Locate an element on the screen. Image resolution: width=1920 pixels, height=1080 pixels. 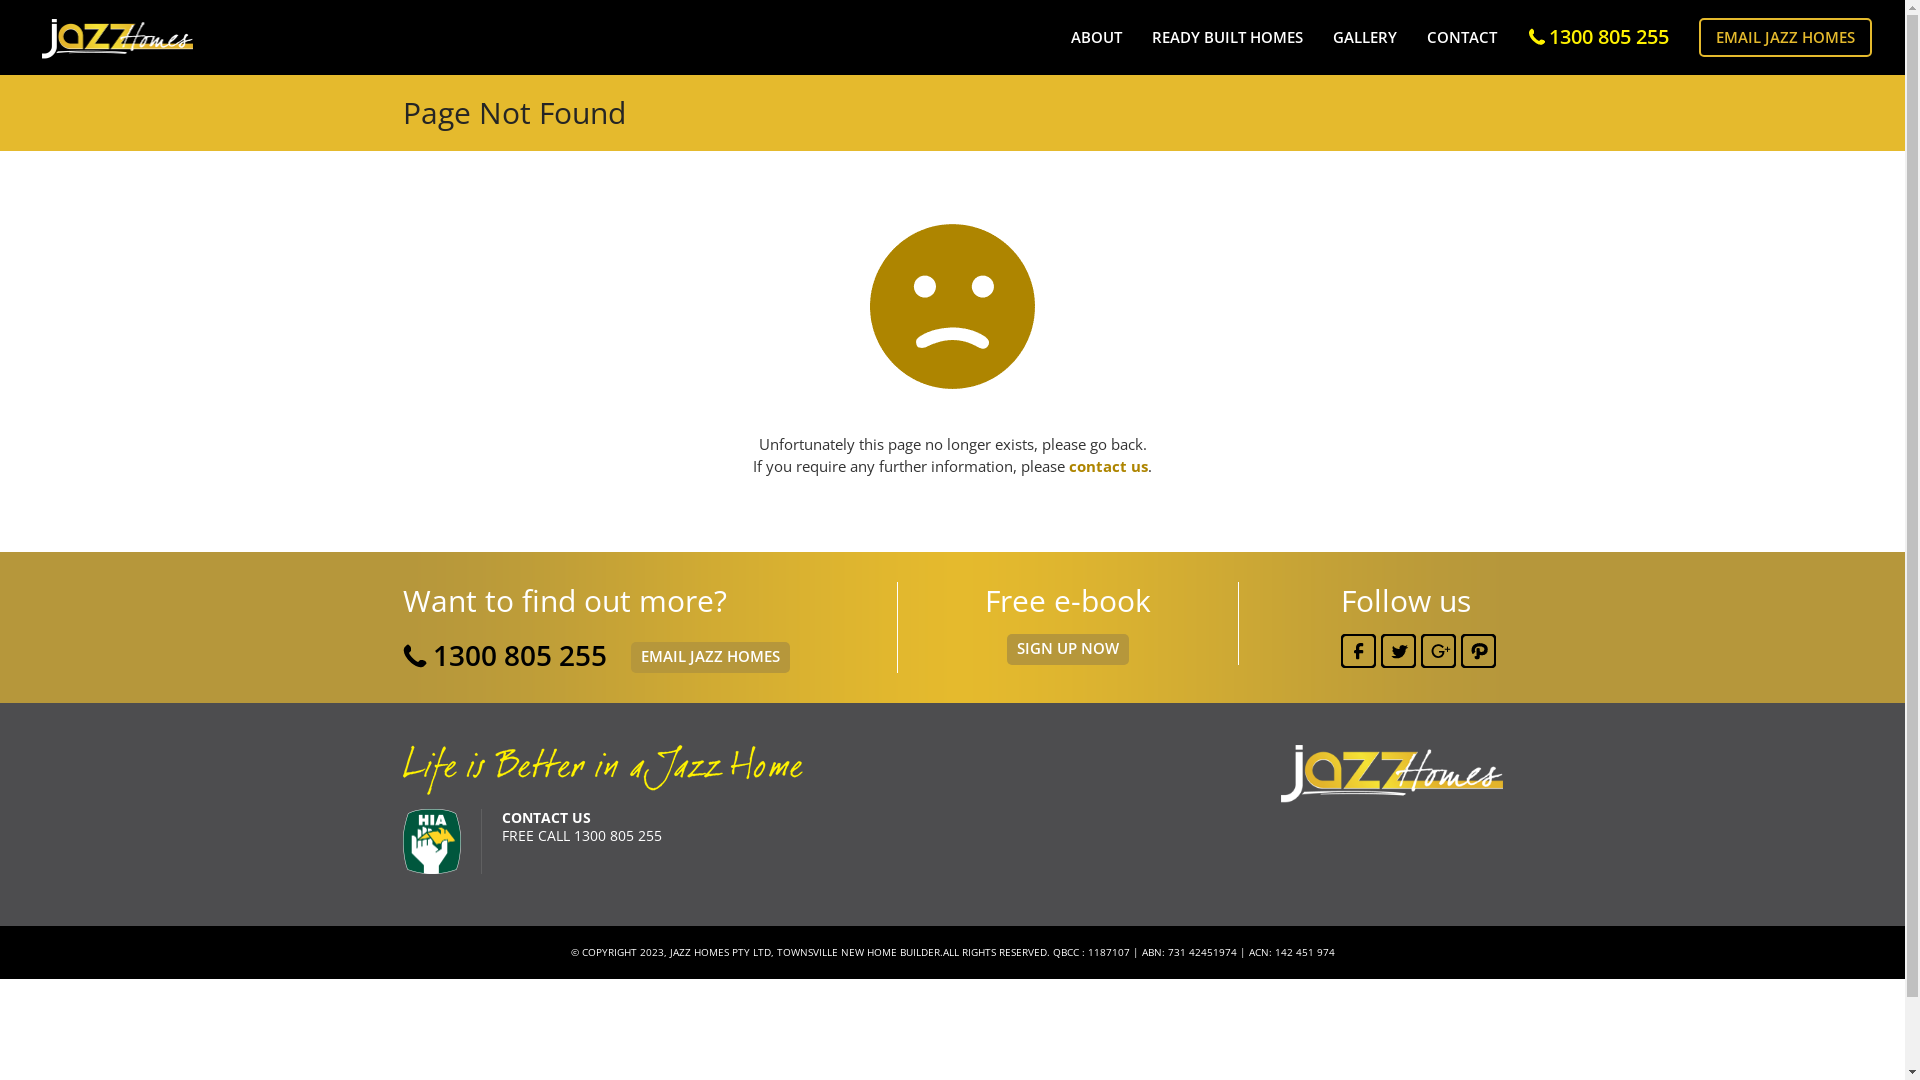
'GALLERY' is located at coordinates (1363, 37).